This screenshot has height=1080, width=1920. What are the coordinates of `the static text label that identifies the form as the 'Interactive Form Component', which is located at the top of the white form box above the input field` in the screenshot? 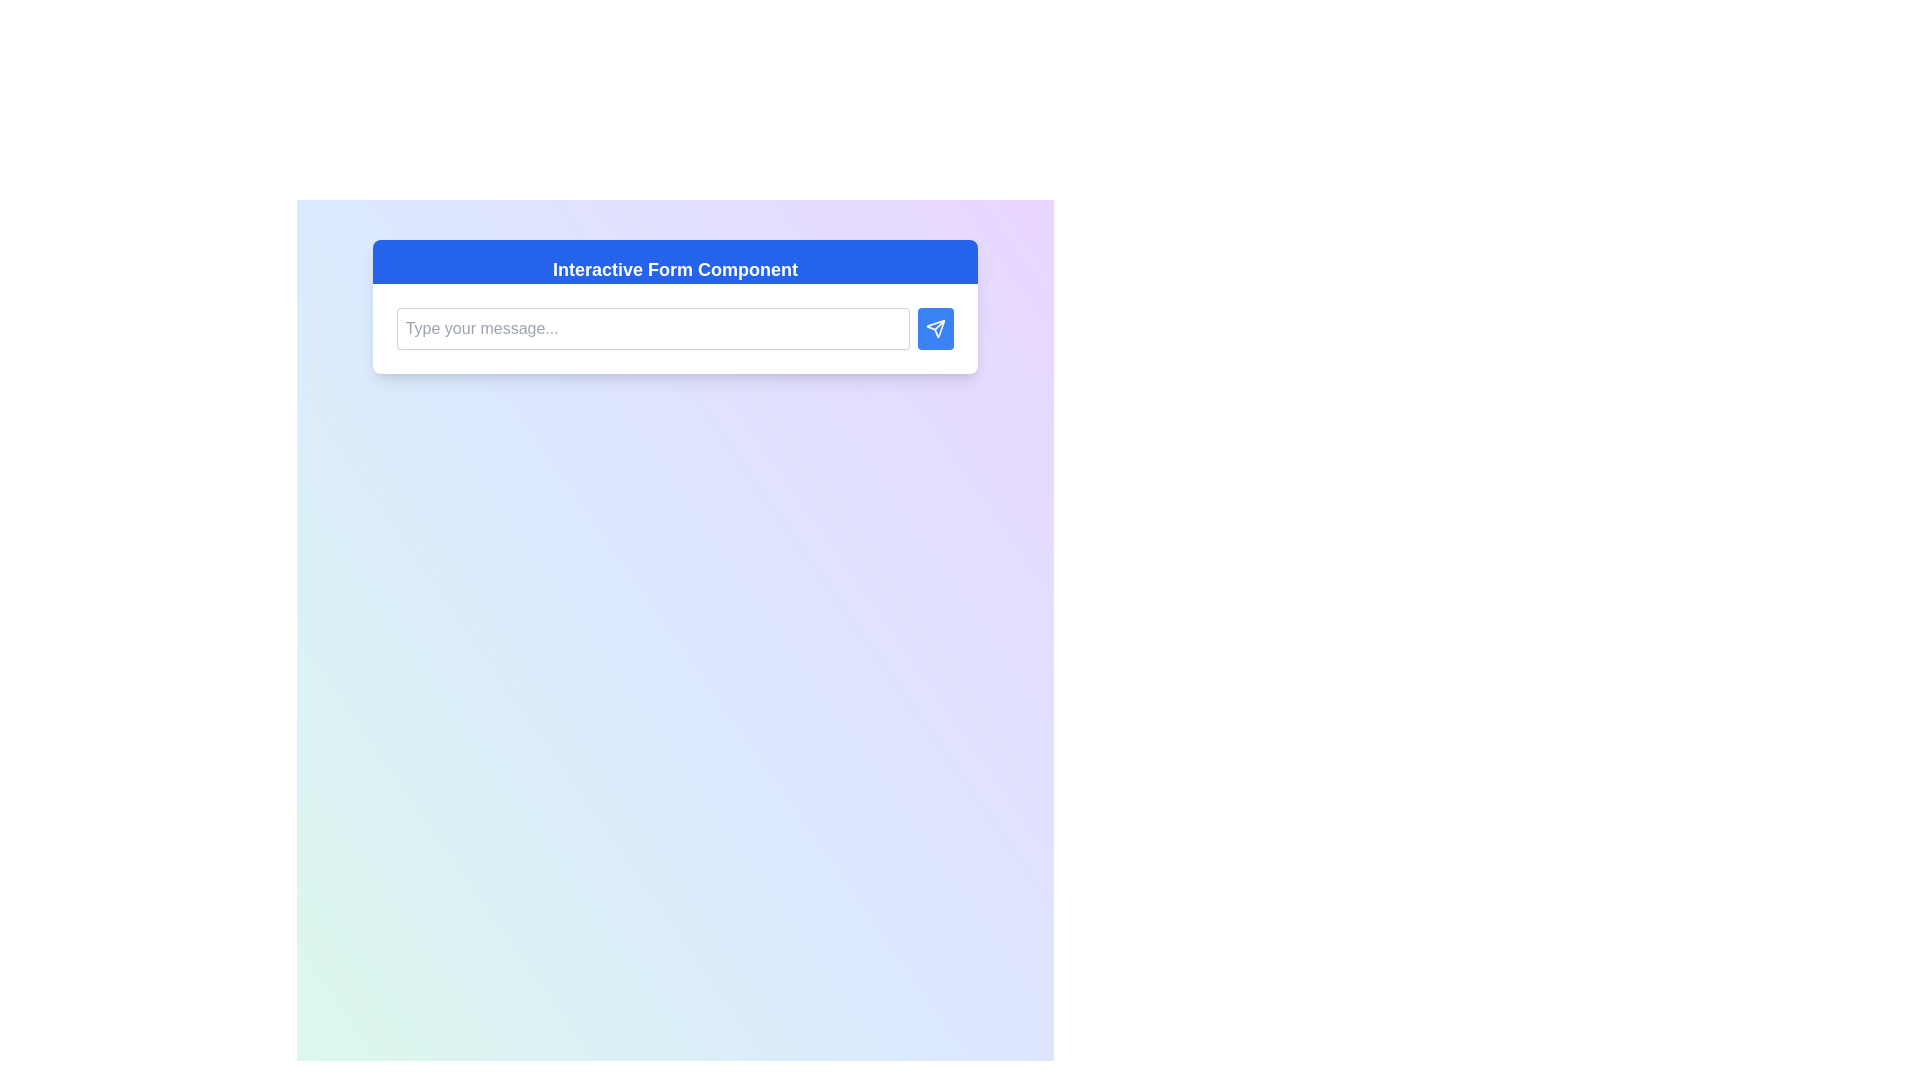 It's located at (675, 261).